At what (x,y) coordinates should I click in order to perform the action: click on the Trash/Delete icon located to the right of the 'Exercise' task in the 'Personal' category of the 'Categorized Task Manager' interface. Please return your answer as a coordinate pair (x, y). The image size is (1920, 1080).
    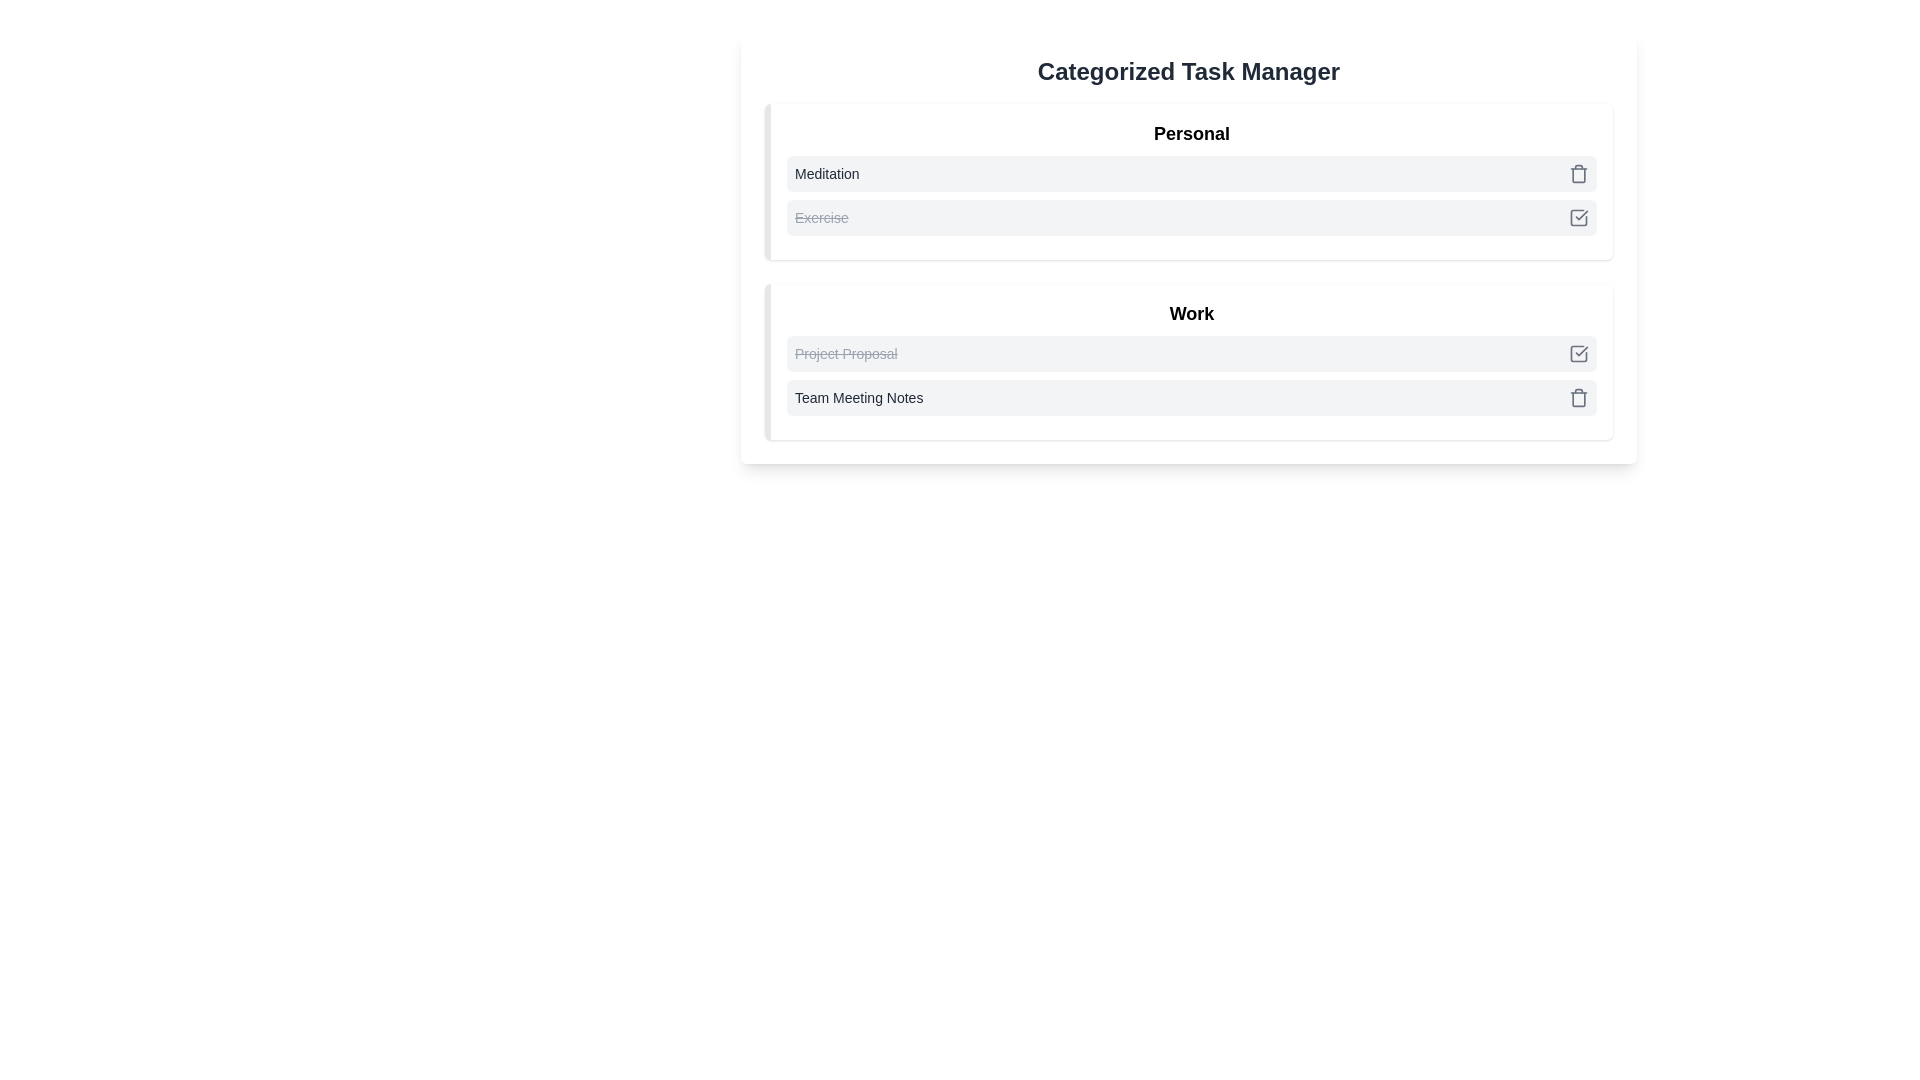
    Looking at the image, I should click on (1578, 173).